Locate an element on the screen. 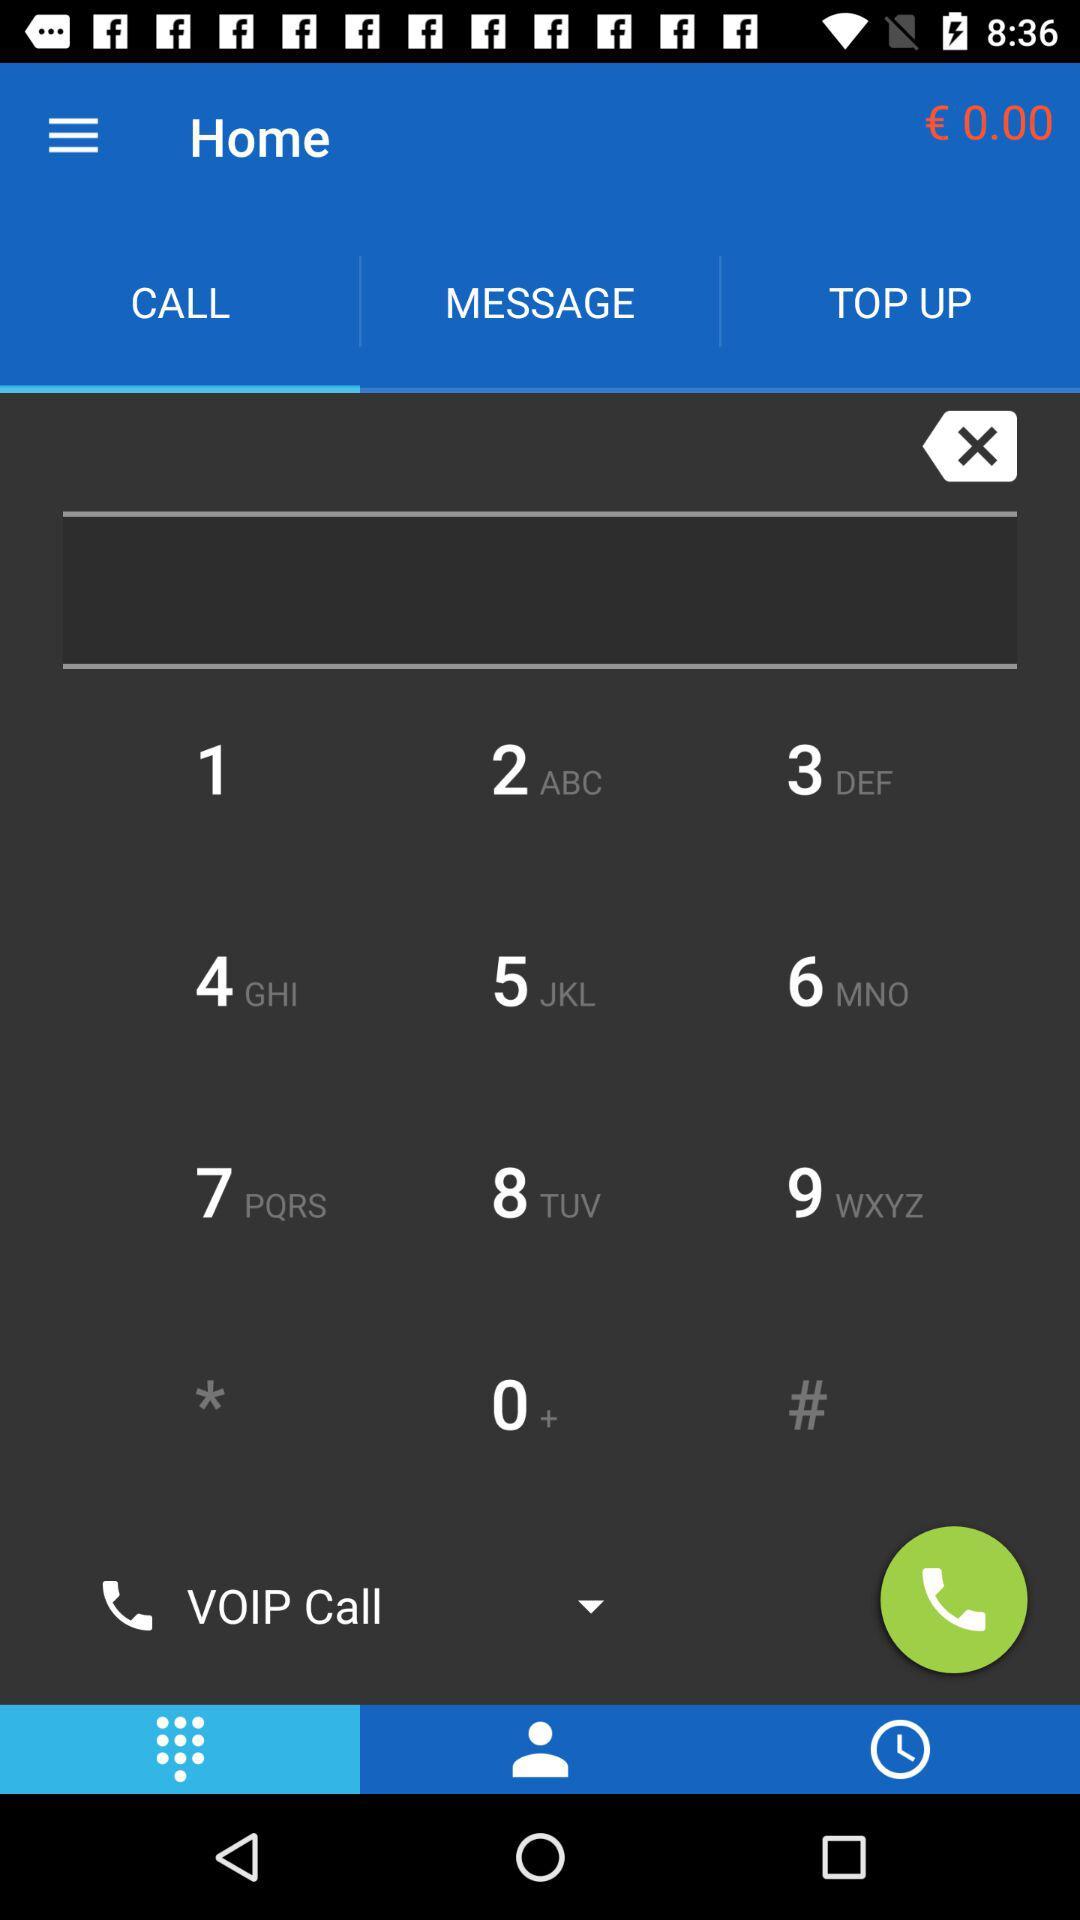 This screenshot has height=1920, width=1080. icon next to home is located at coordinates (72, 135).